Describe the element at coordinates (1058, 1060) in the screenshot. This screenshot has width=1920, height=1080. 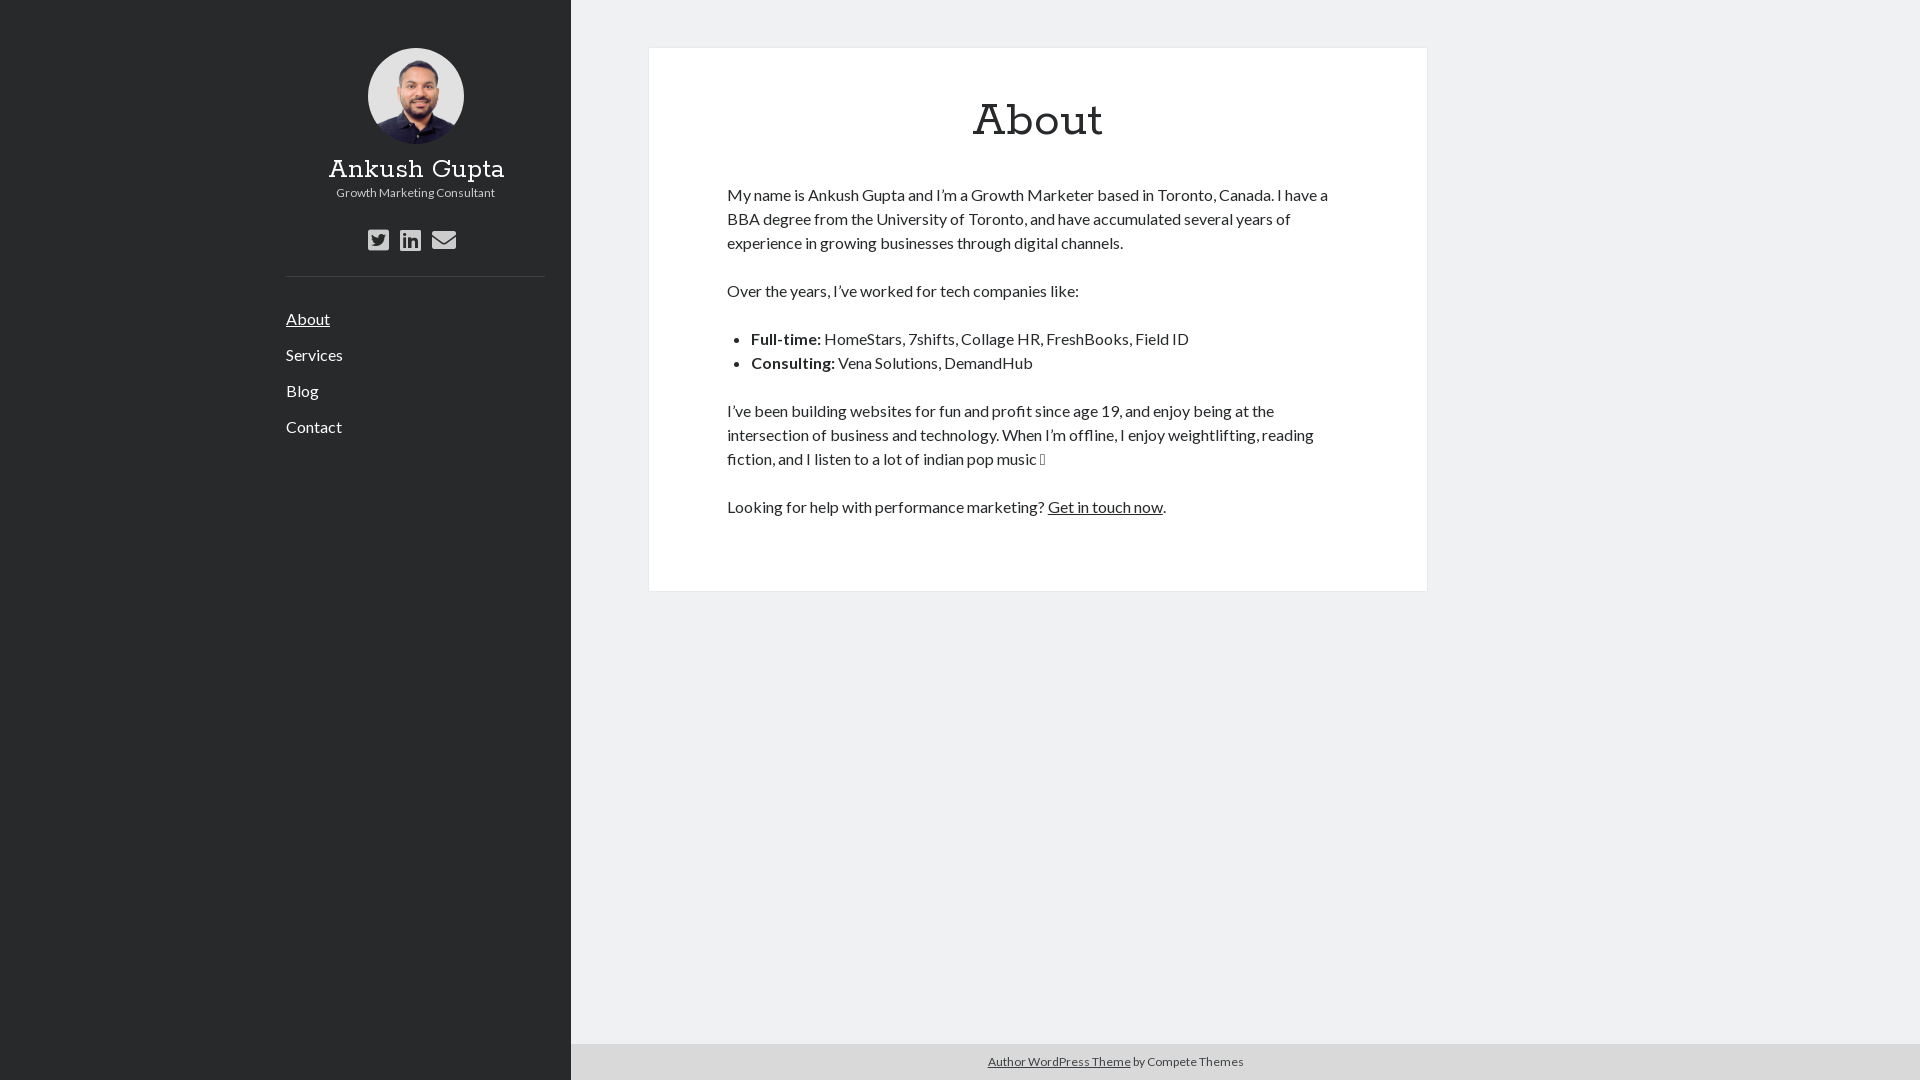
I see `'Author WordPress Theme'` at that location.